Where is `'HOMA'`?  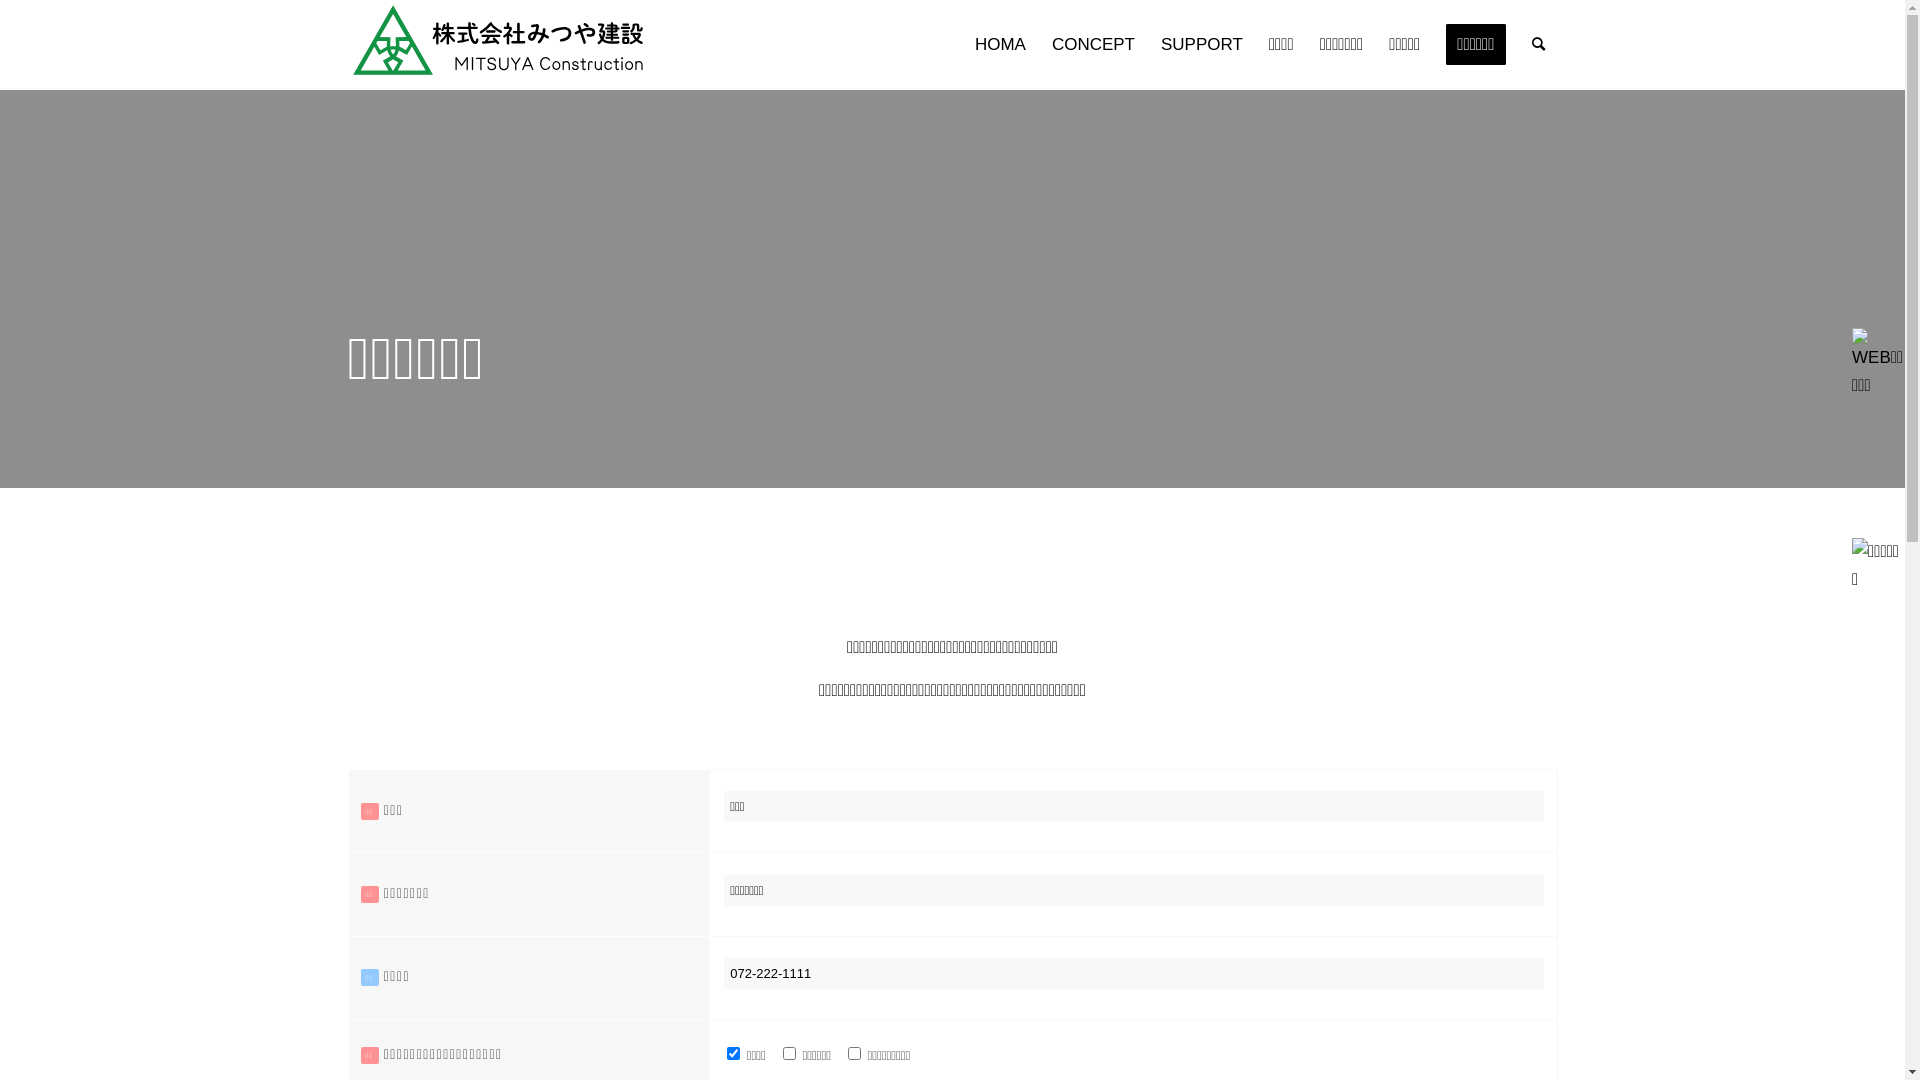
'HOMA' is located at coordinates (1000, 45).